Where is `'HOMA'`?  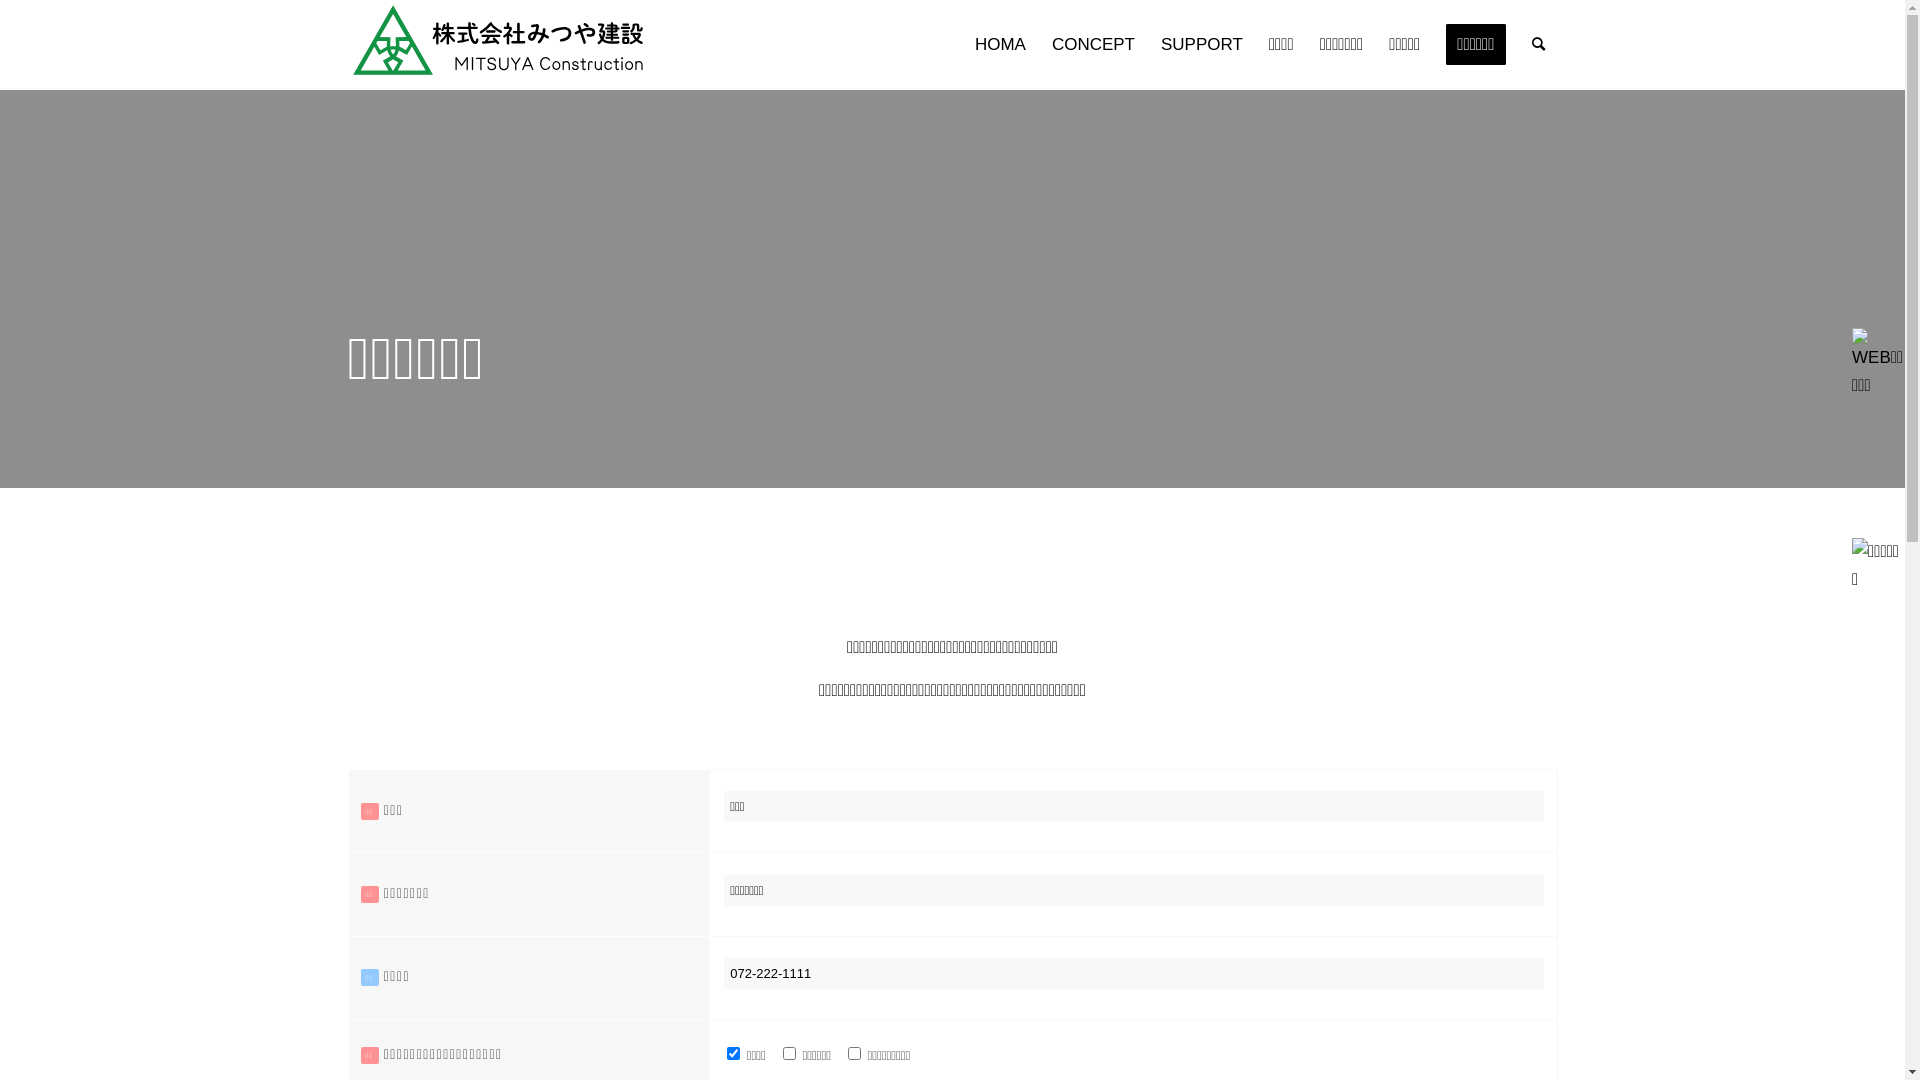
'HOMA' is located at coordinates (1000, 45).